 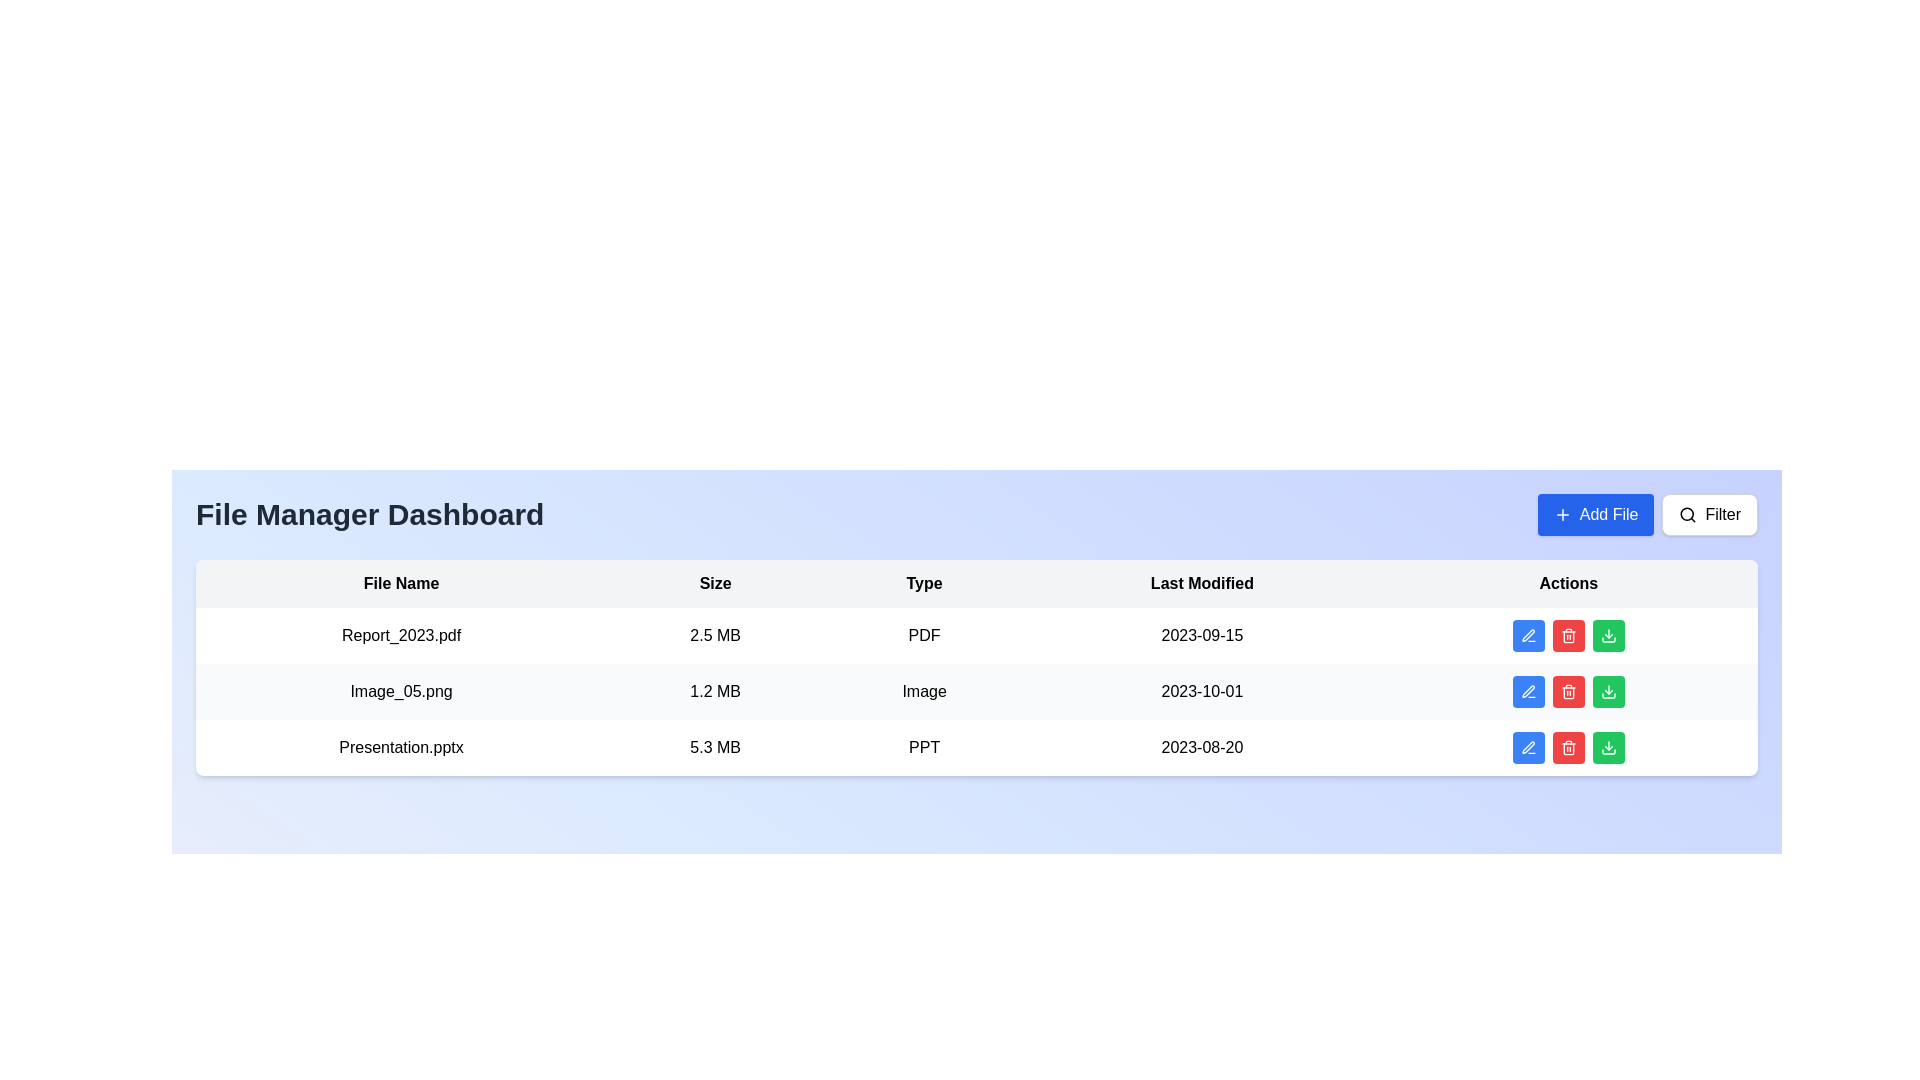 I want to click on the edit button in the 'Actions' column for the second file entry ('Image_05.png') to initiate edit mode, so click(x=1527, y=636).